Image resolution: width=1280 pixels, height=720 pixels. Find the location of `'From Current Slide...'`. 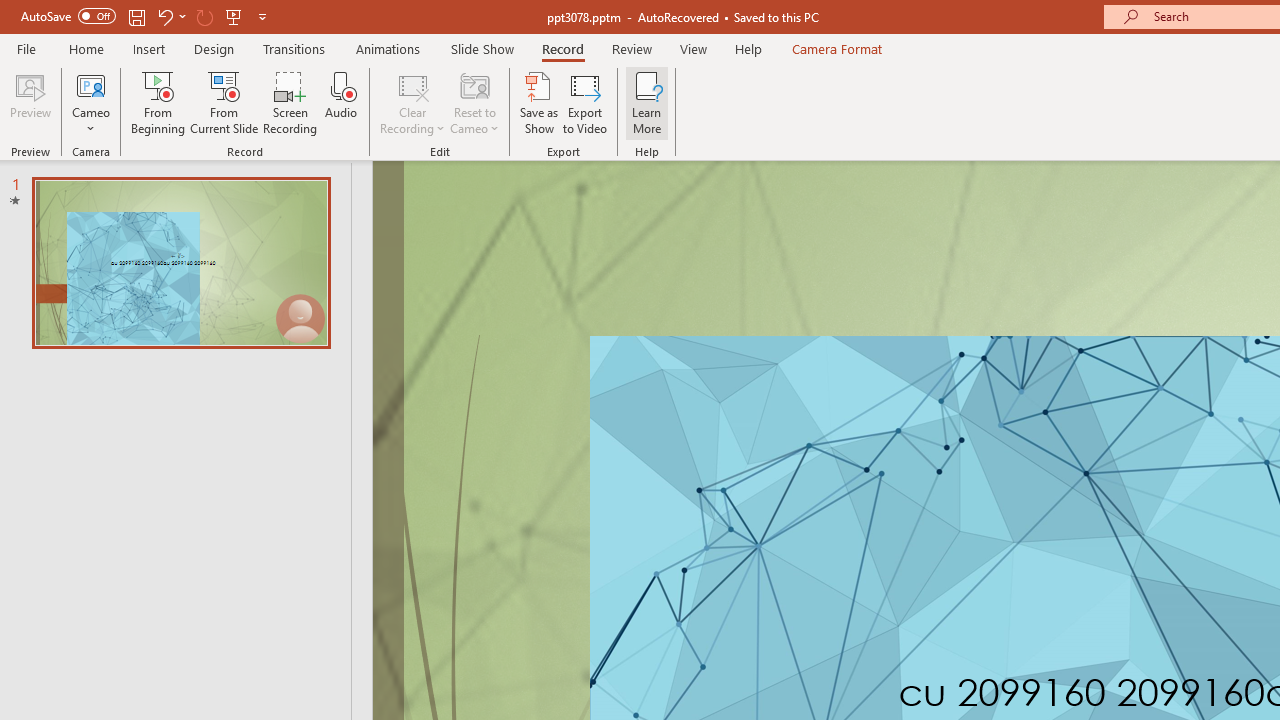

'From Current Slide...' is located at coordinates (224, 103).